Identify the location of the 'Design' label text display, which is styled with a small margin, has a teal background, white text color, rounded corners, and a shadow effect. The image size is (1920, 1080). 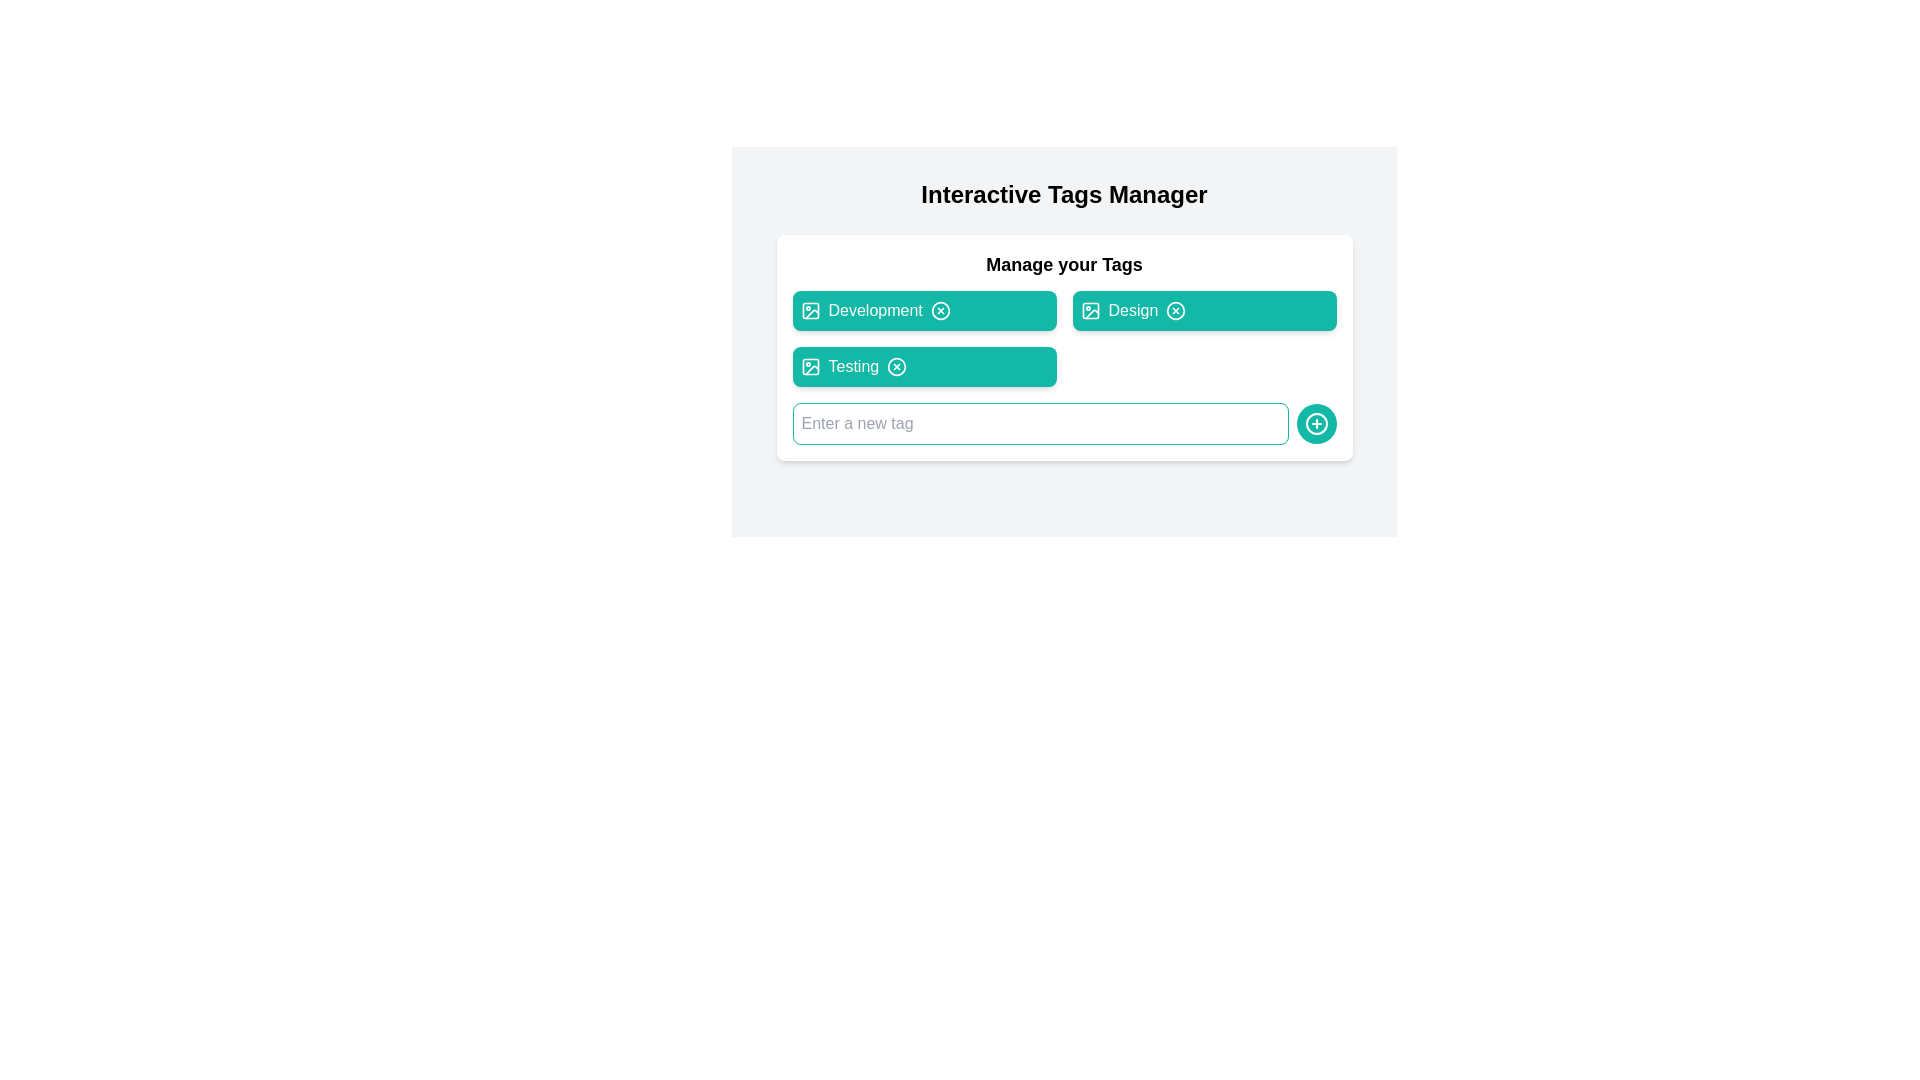
(1133, 311).